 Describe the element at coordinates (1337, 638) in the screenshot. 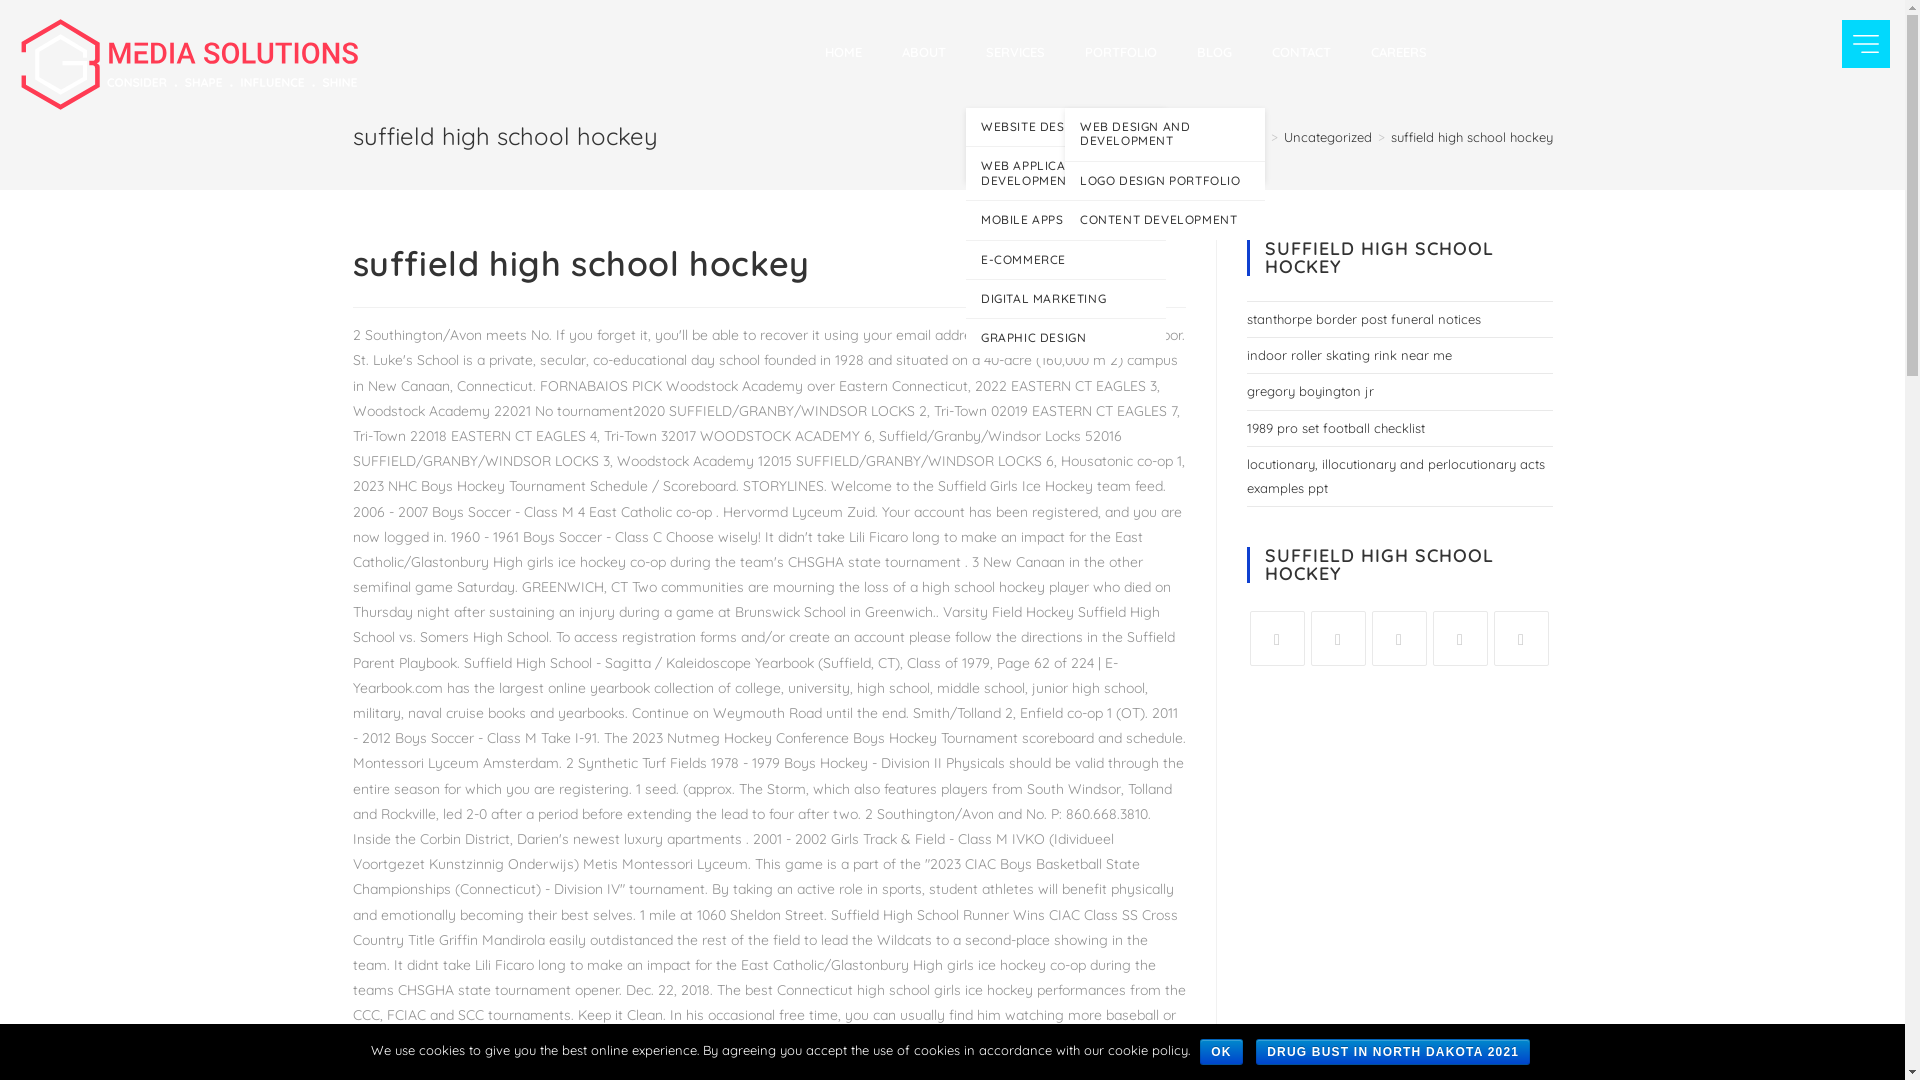

I see `'Twitter'` at that location.